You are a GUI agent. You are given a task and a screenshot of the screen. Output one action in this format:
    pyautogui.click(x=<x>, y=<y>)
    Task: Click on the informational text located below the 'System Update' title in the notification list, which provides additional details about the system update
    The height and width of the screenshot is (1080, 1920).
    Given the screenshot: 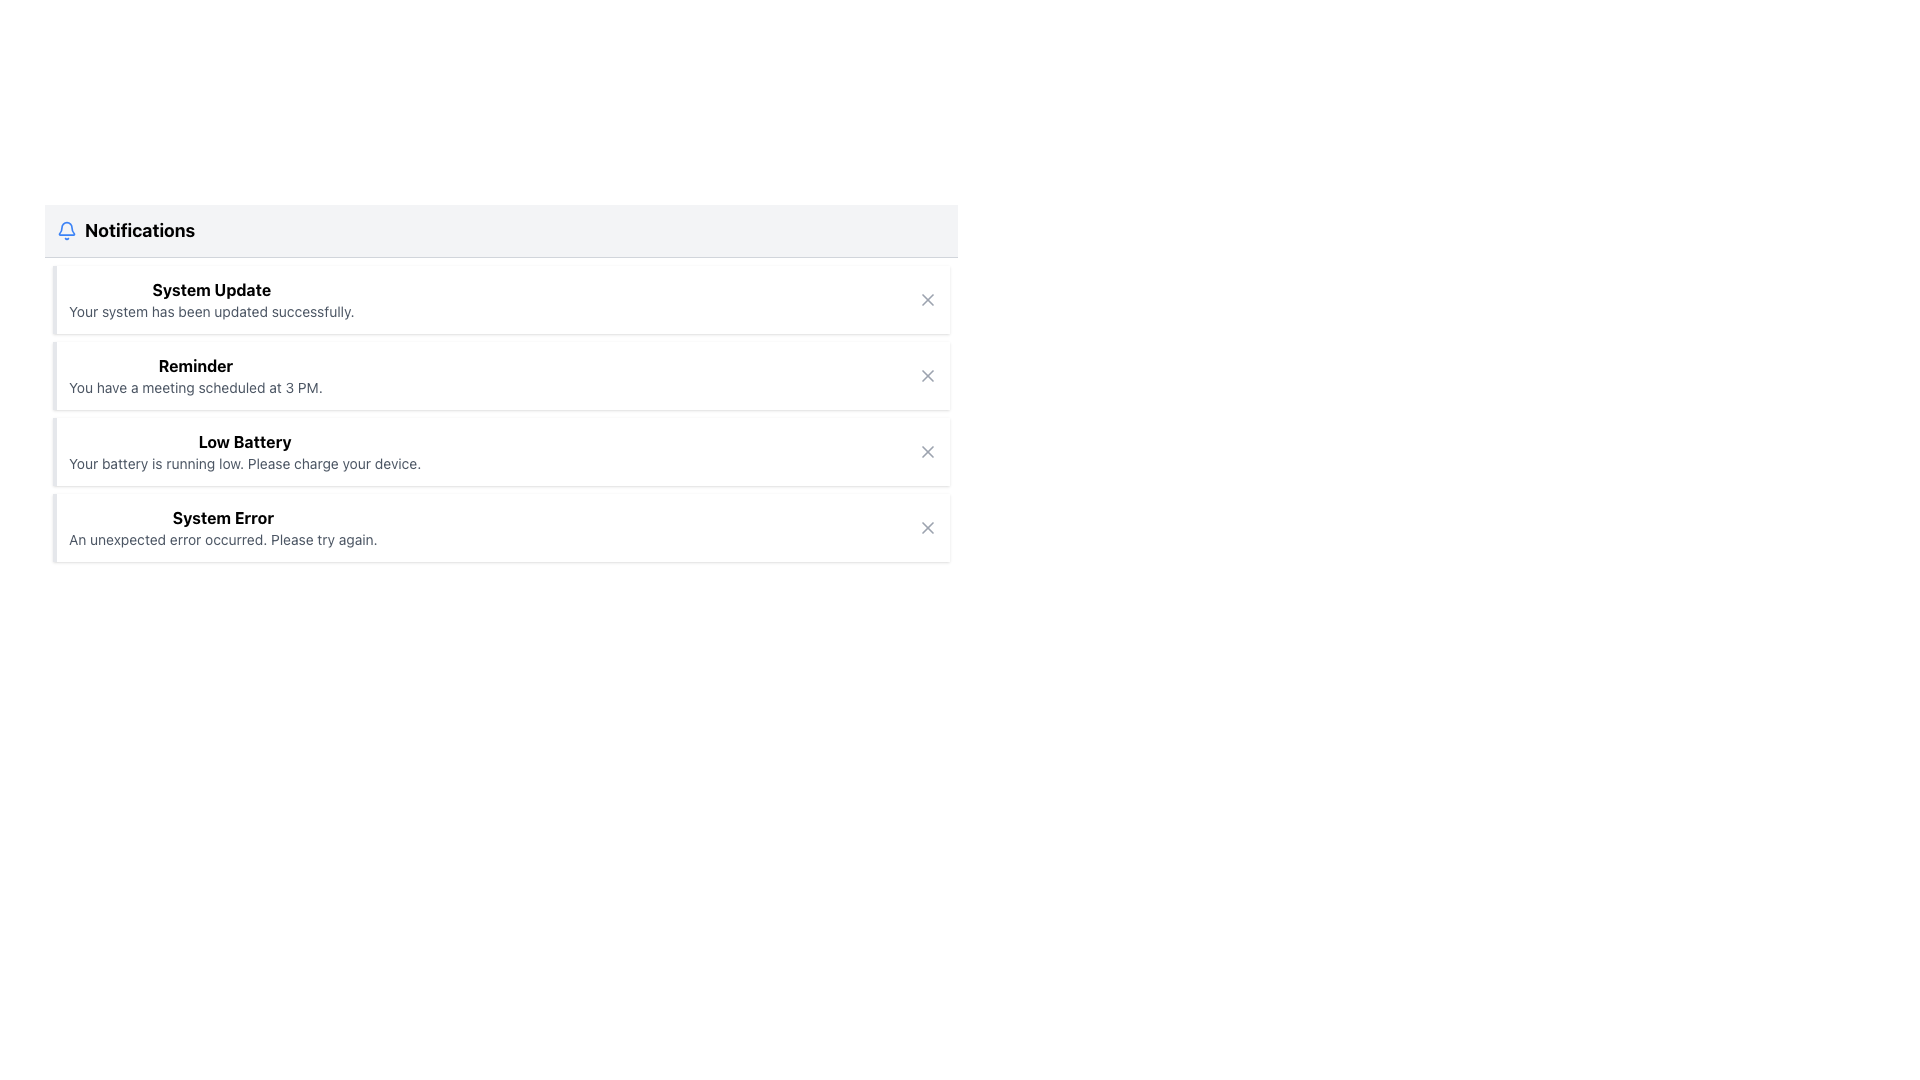 What is the action you would take?
    pyautogui.click(x=211, y=312)
    